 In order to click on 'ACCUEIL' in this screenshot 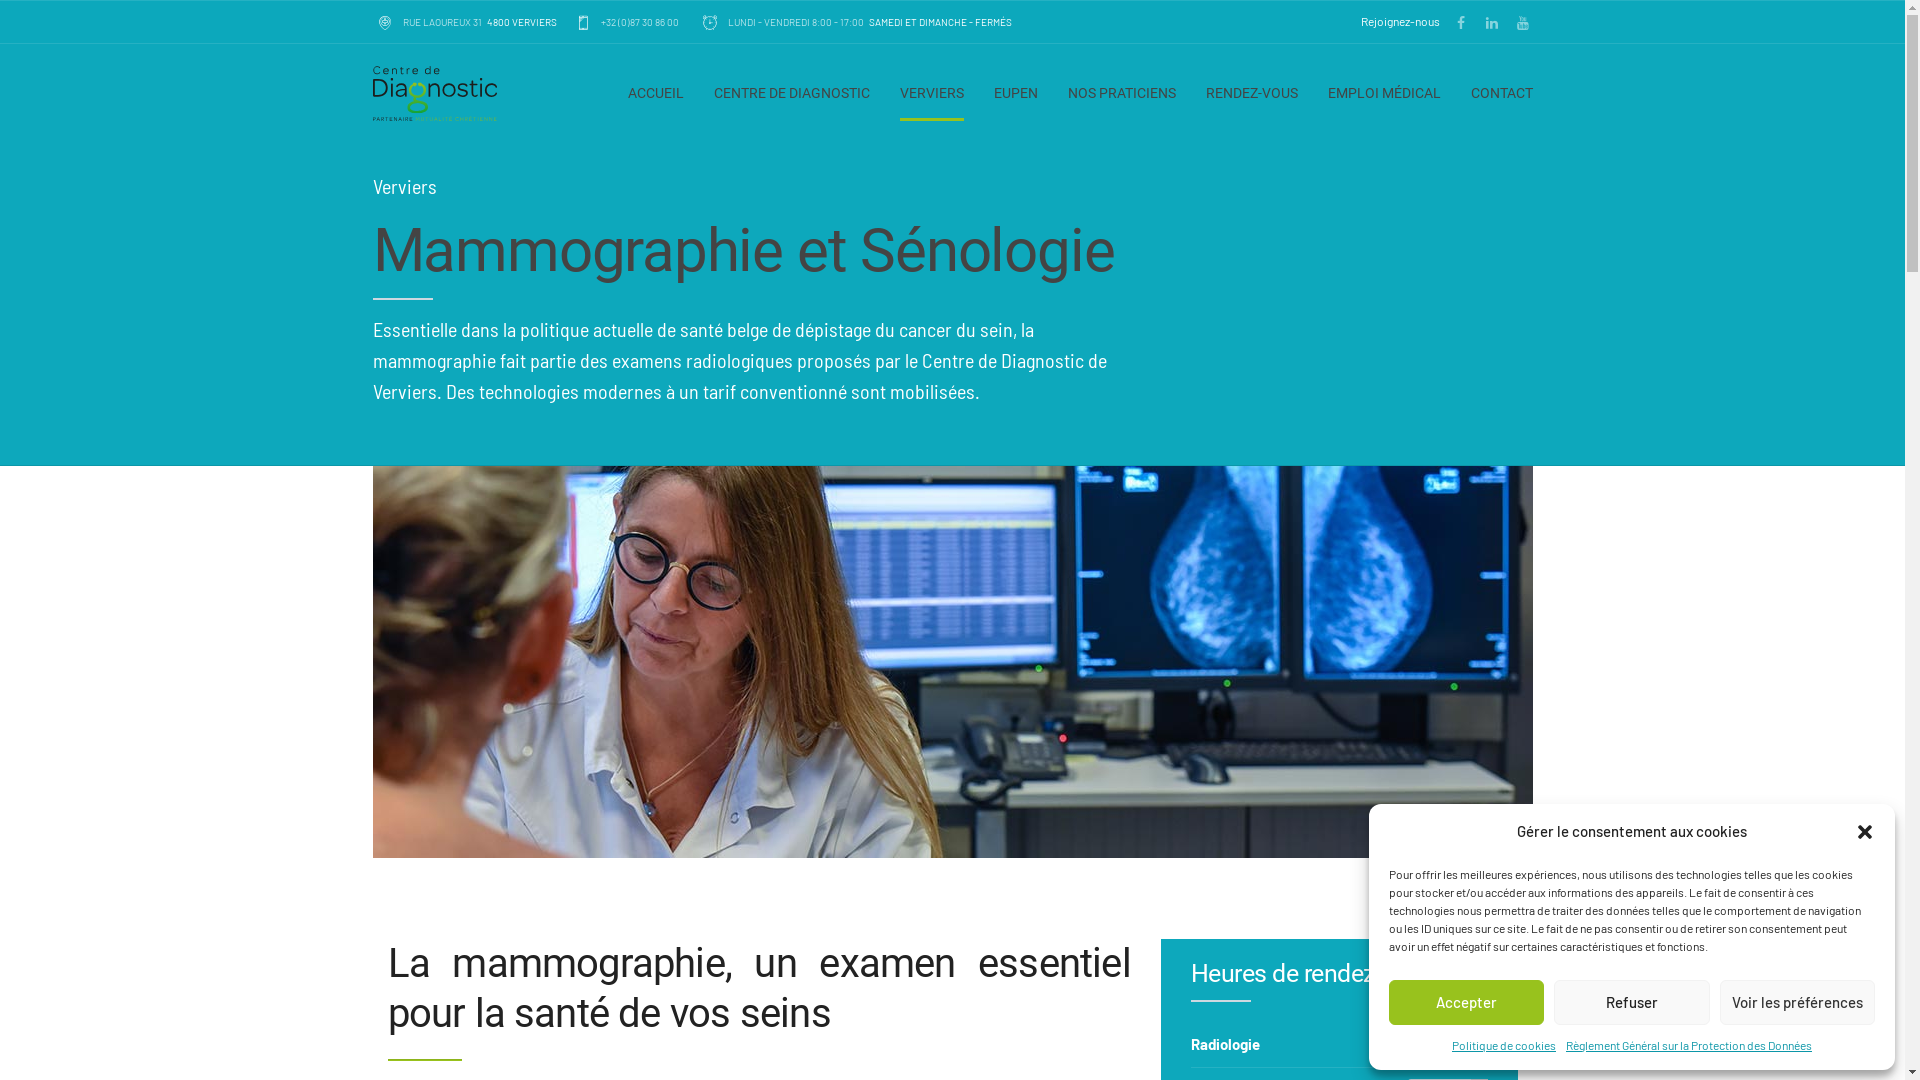, I will do `click(656, 93)`.